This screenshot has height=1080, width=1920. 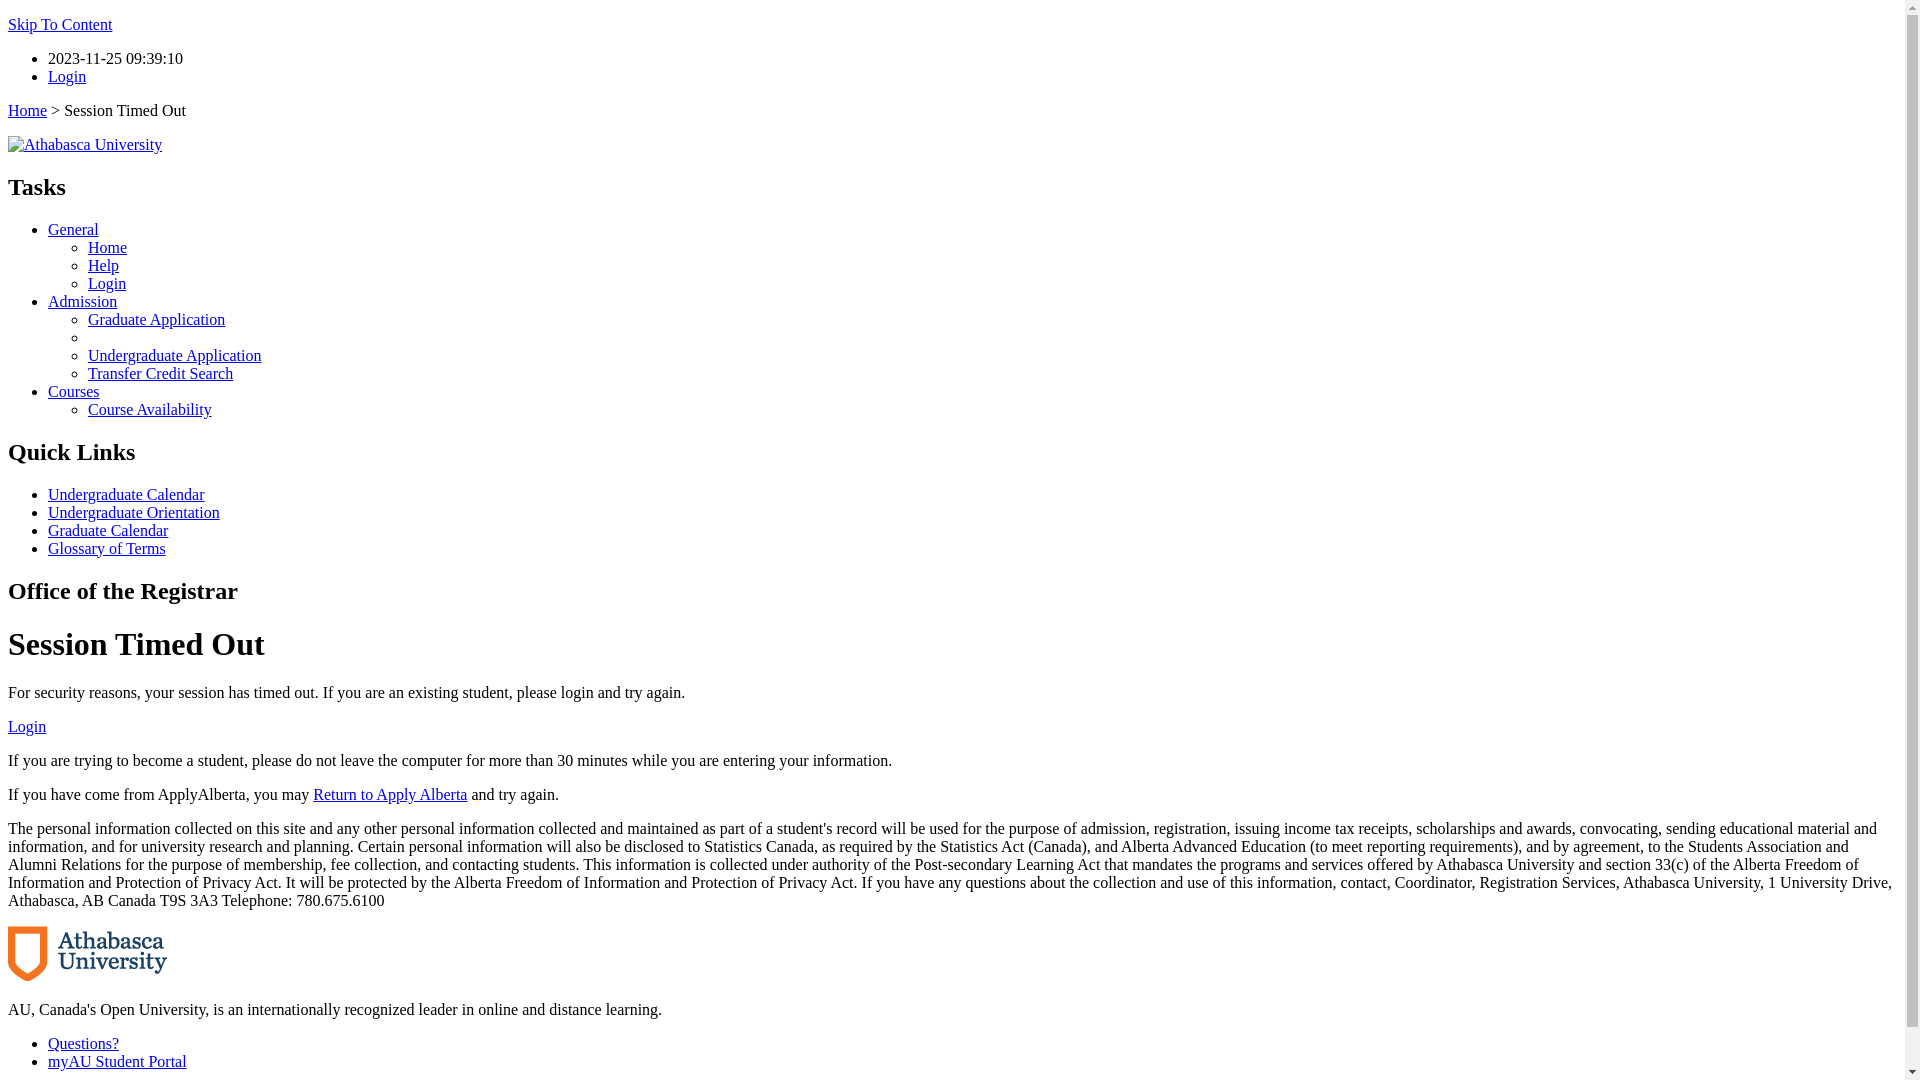 What do you see at coordinates (82, 1042) in the screenshot?
I see `'Questions?'` at bounding box center [82, 1042].